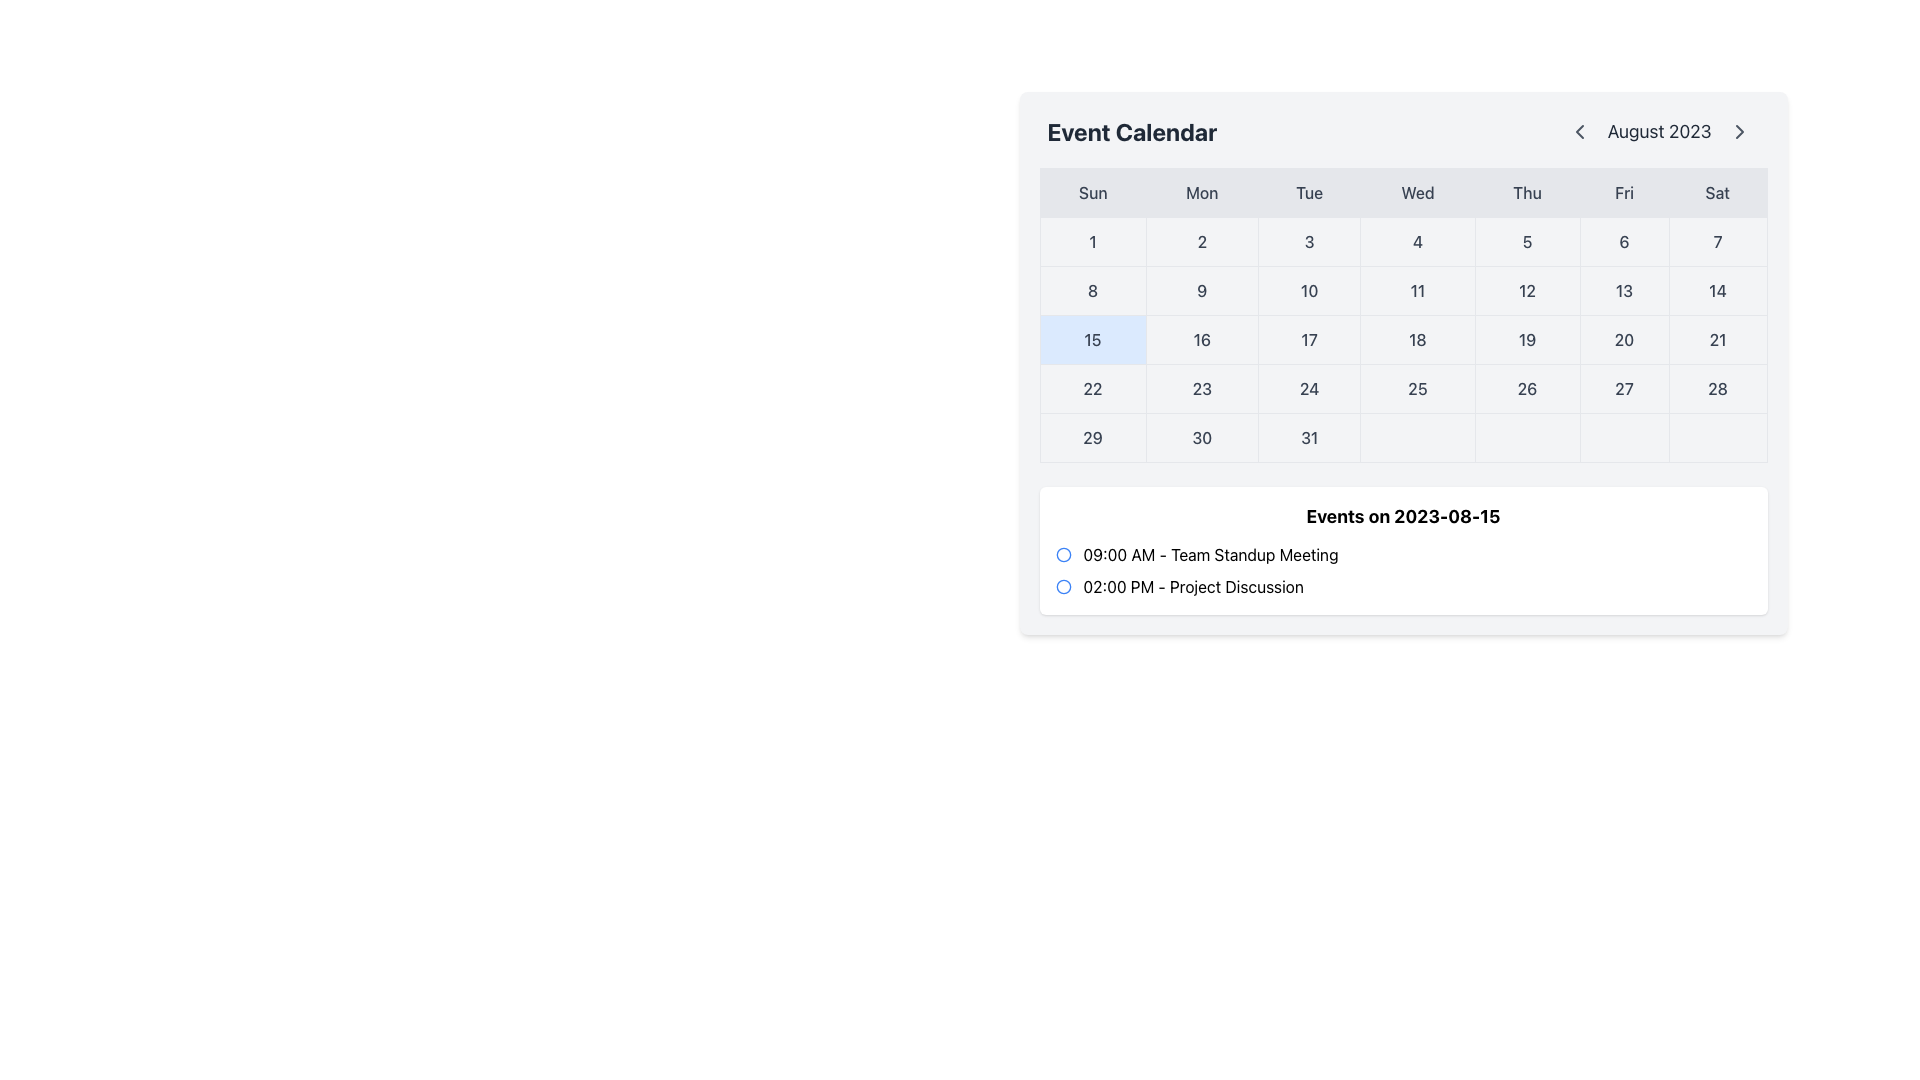 This screenshot has width=1920, height=1080. What do you see at coordinates (1578, 131) in the screenshot?
I see `the Chevron Left icon located to the left of the 'August 2023' text in the calendar widget header` at bounding box center [1578, 131].